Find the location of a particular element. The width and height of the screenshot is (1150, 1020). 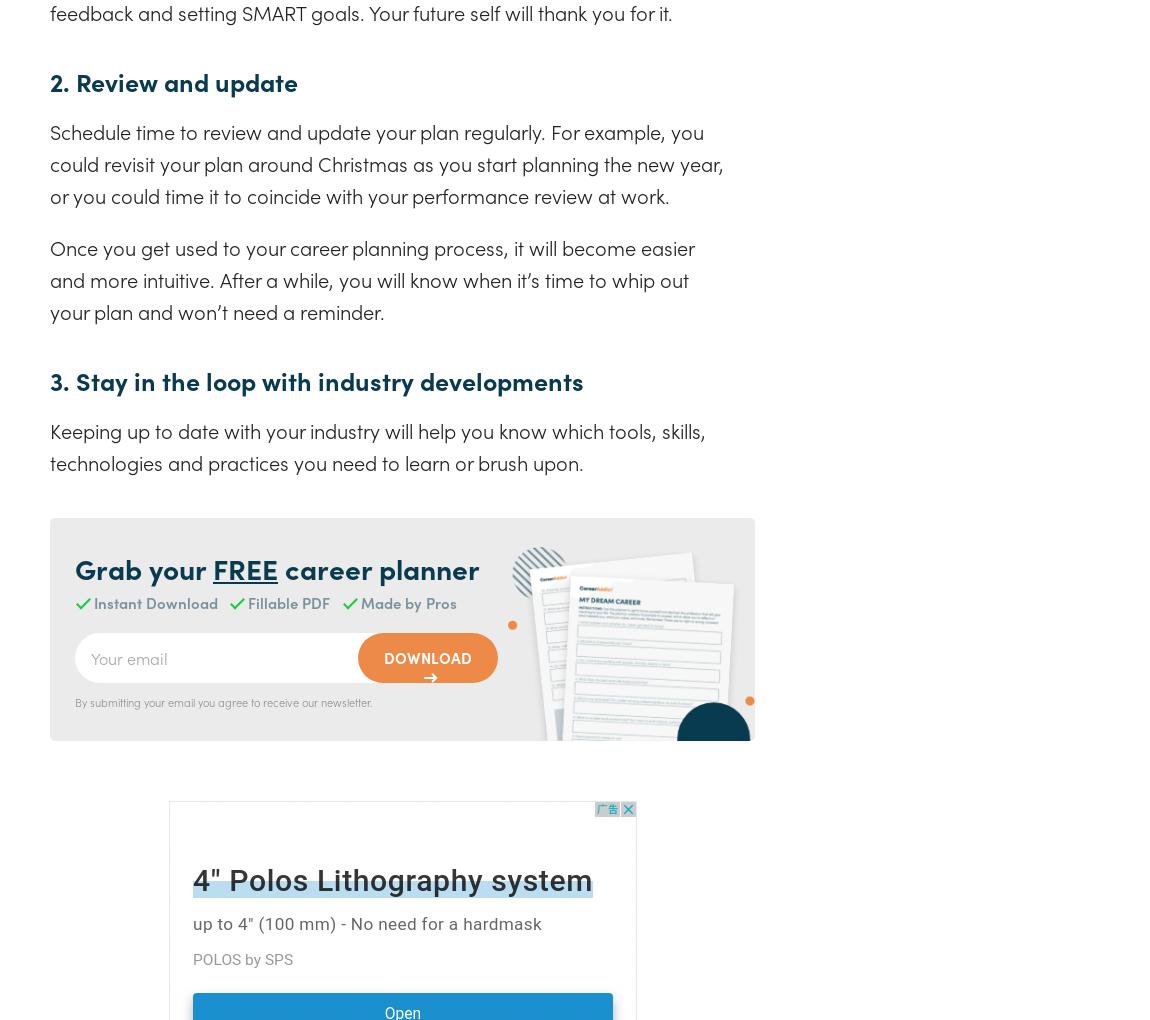

'Made by Pros' is located at coordinates (408, 600).